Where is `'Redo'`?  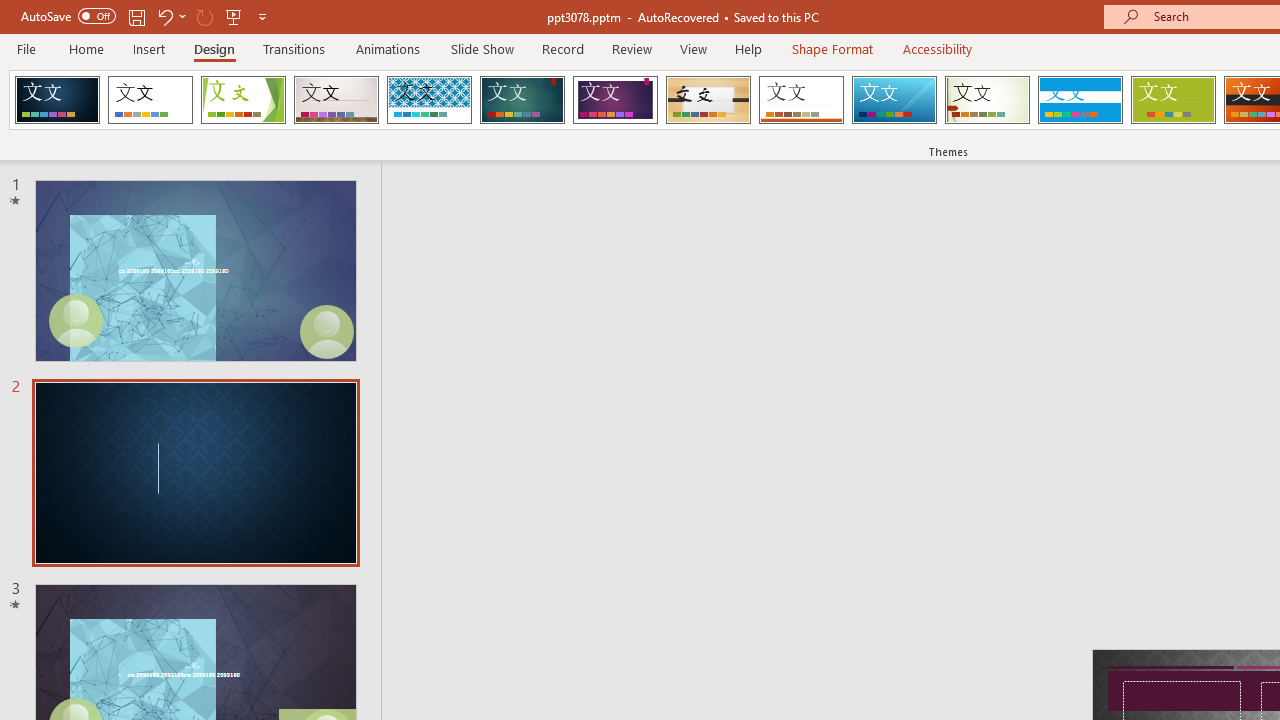
'Redo' is located at coordinates (204, 16).